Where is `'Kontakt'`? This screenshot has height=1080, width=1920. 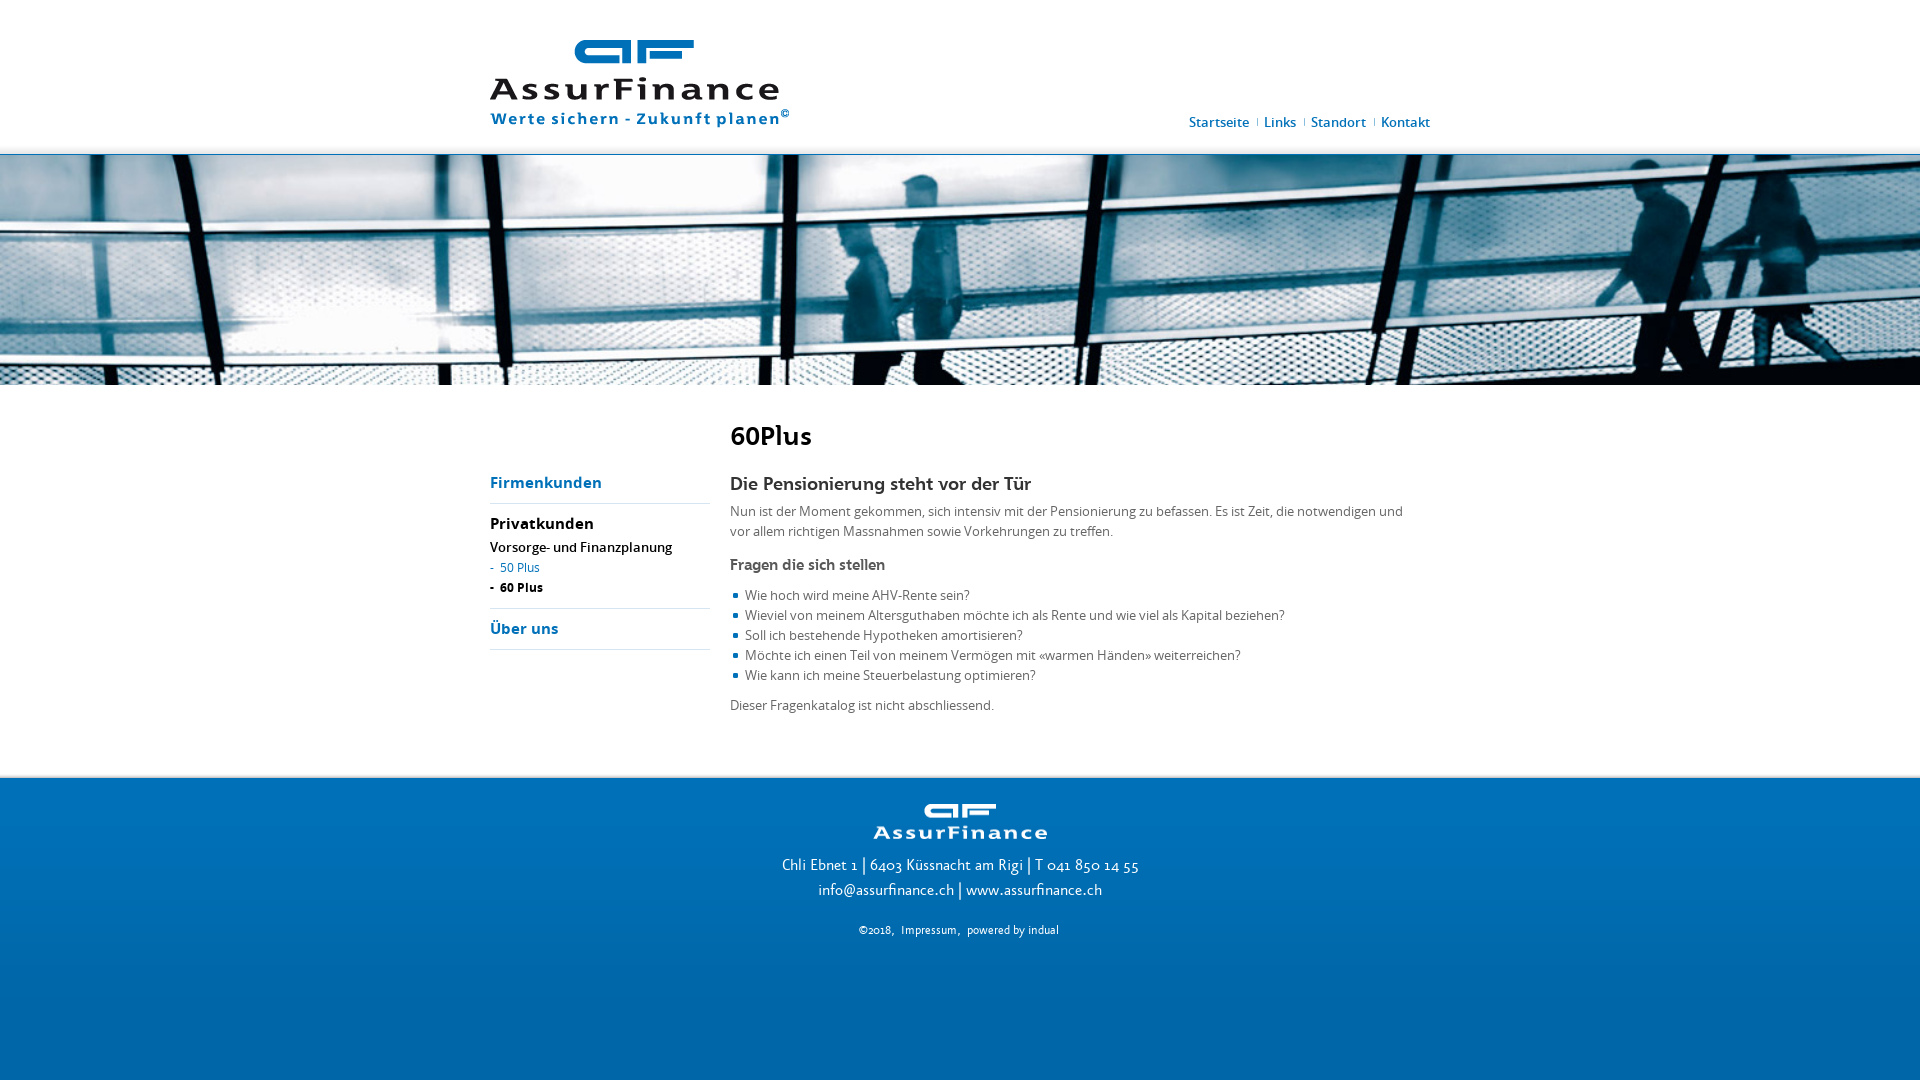
'Kontakt' is located at coordinates (1404, 122).